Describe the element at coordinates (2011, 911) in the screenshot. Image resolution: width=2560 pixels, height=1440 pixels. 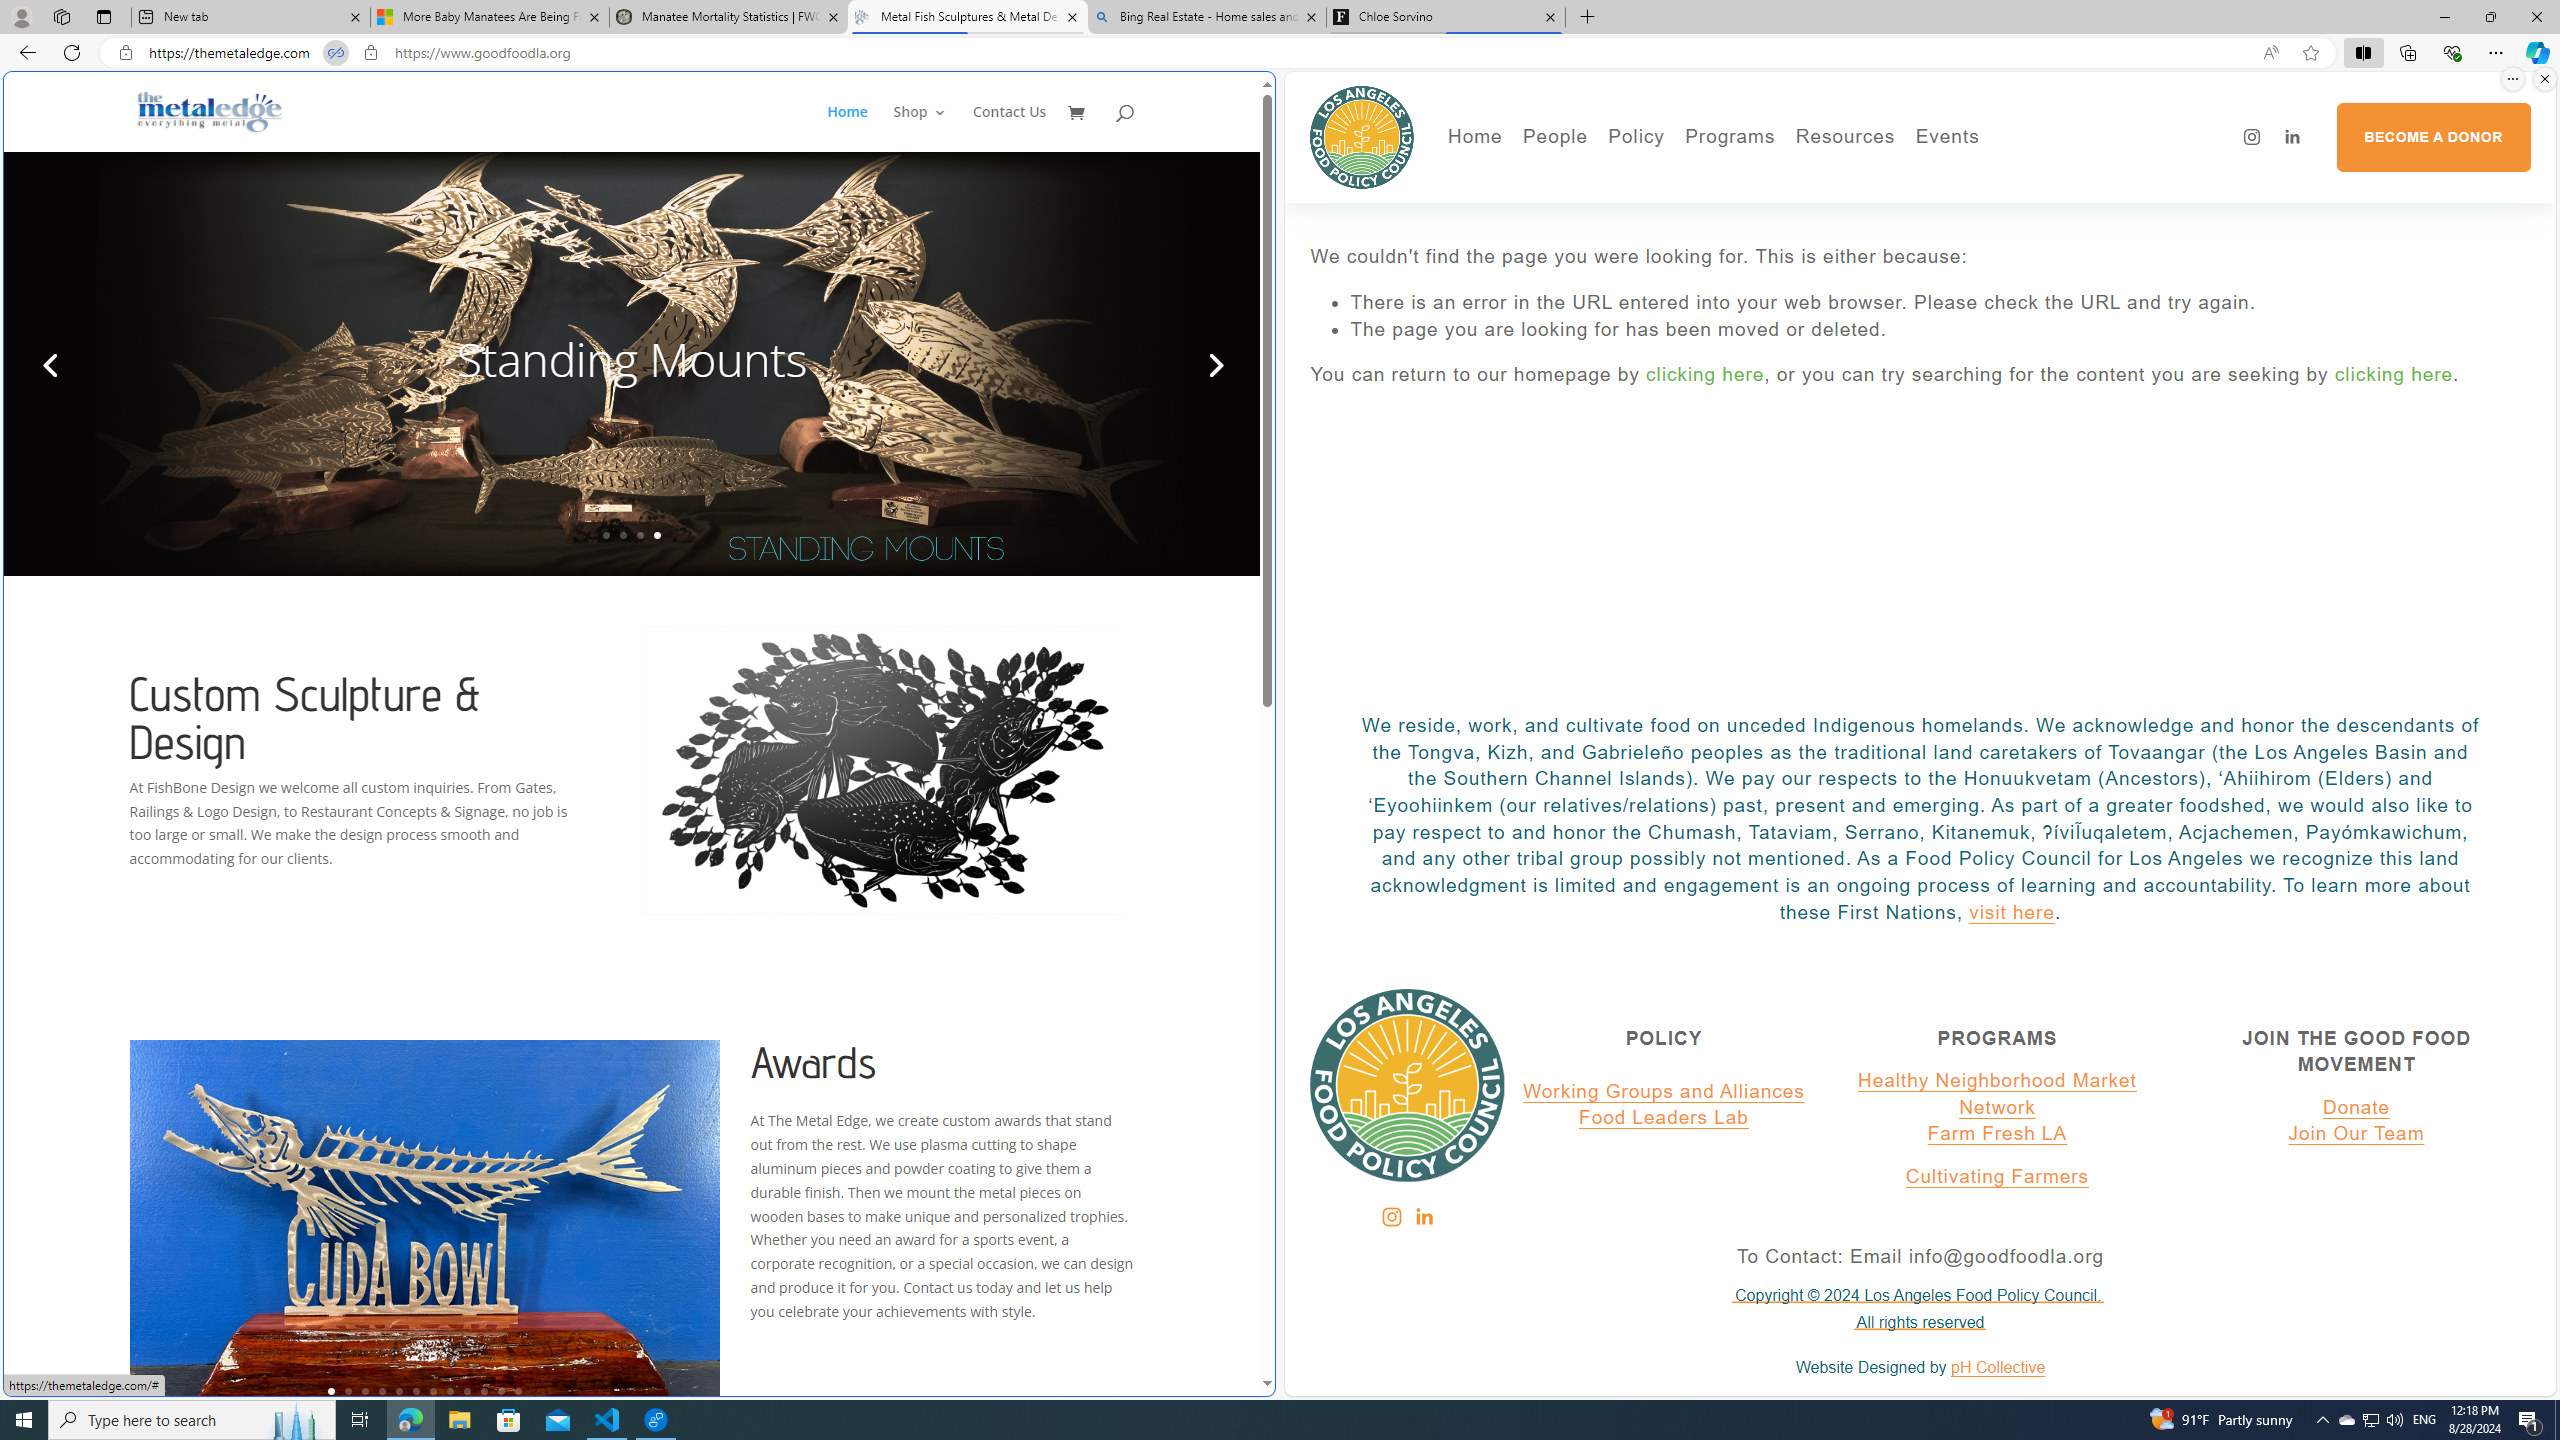
I see `'visit here'` at that location.